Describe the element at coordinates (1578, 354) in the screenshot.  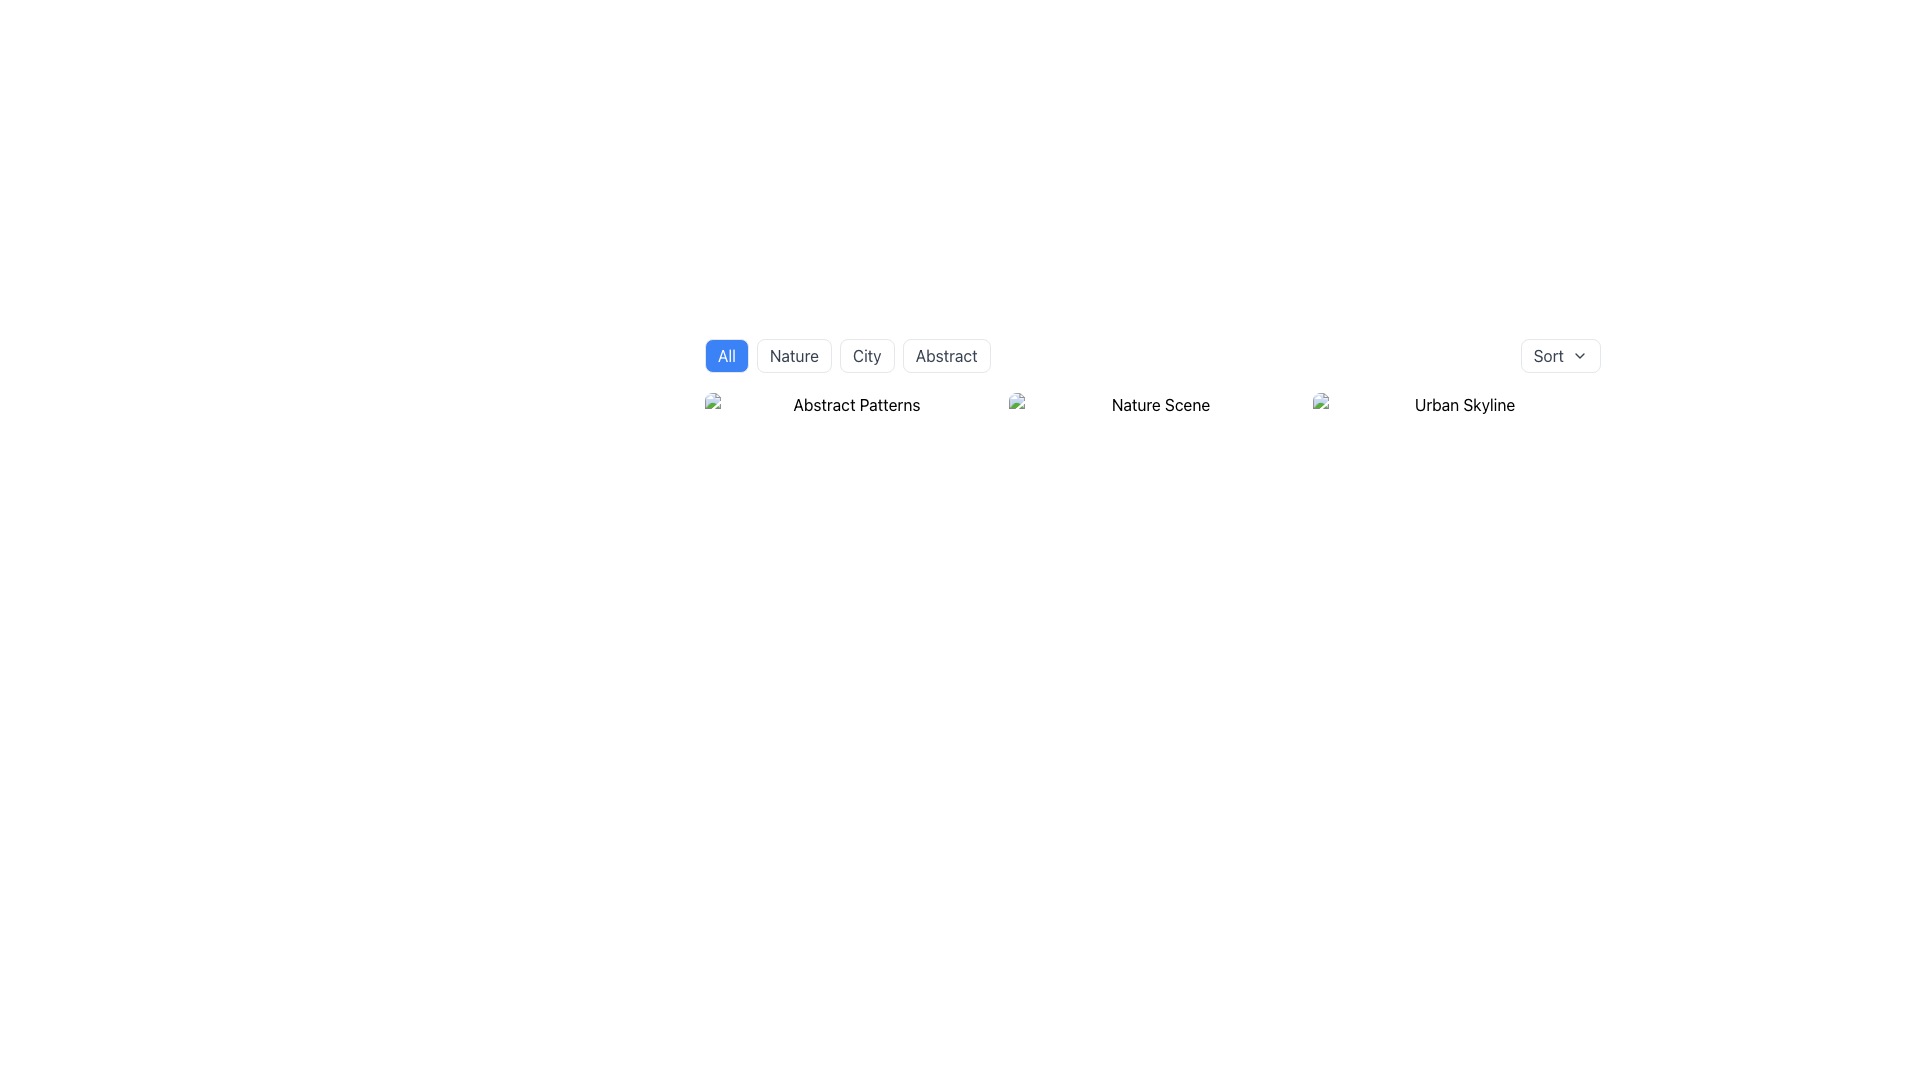
I see `the sort icon located to the right of the 'Sort' button` at that location.